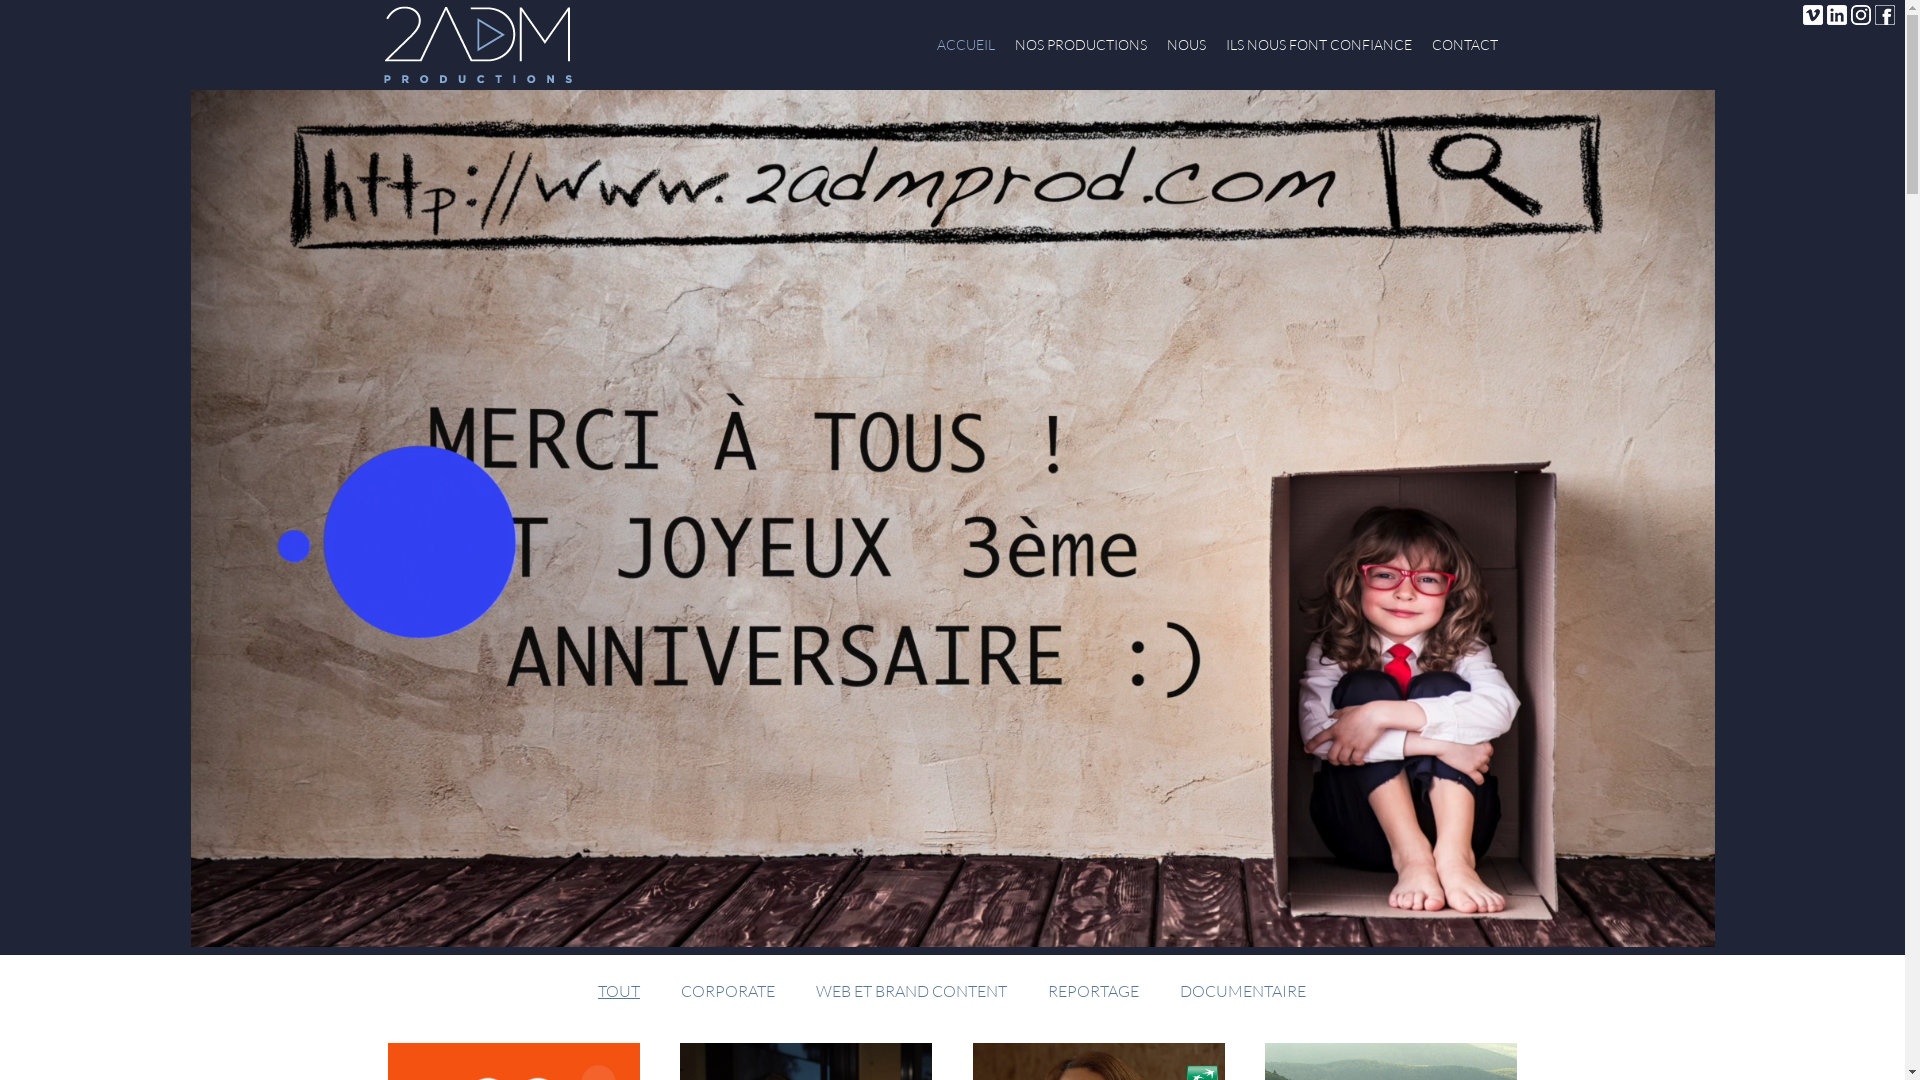 The image size is (1920, 1080). I want to click on 'DOCUMENTAIRE', so click(1242, 991).